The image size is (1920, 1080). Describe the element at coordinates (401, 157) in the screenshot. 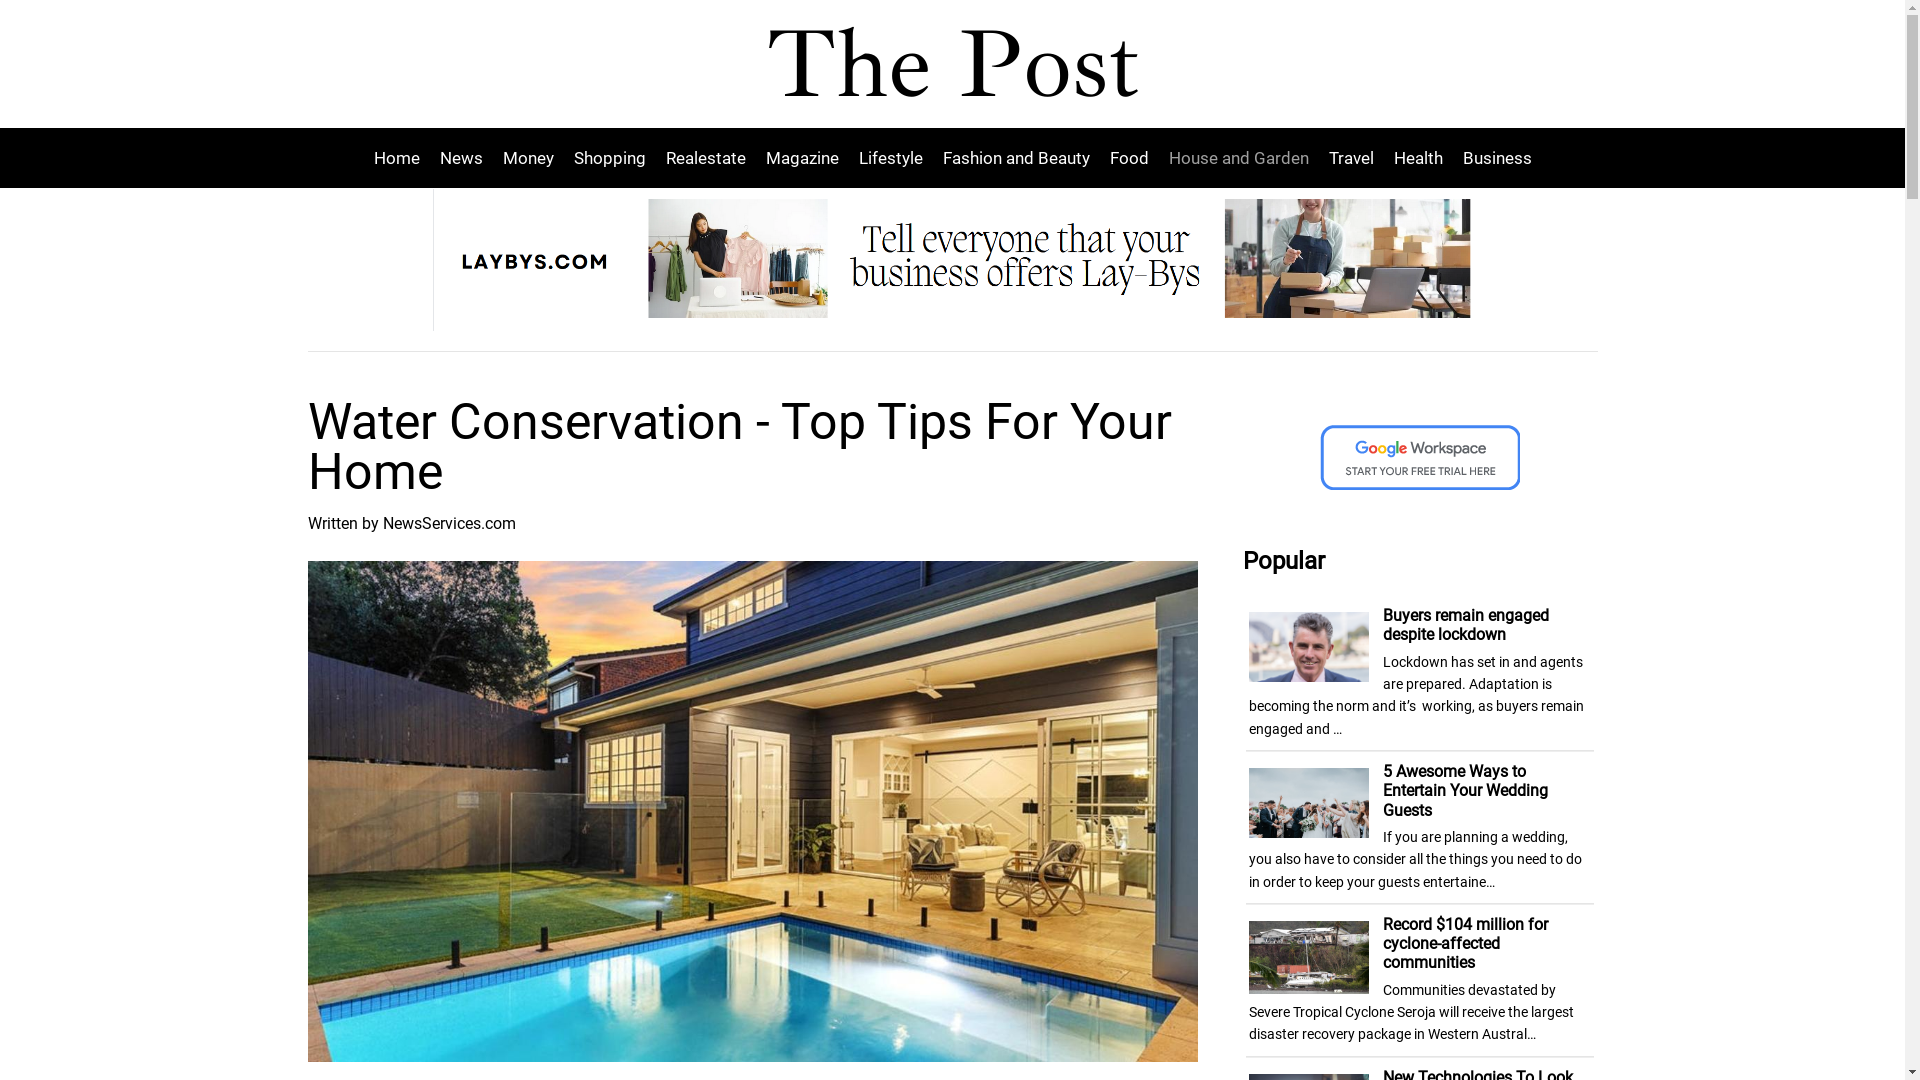

I see `'Home'` at that location.